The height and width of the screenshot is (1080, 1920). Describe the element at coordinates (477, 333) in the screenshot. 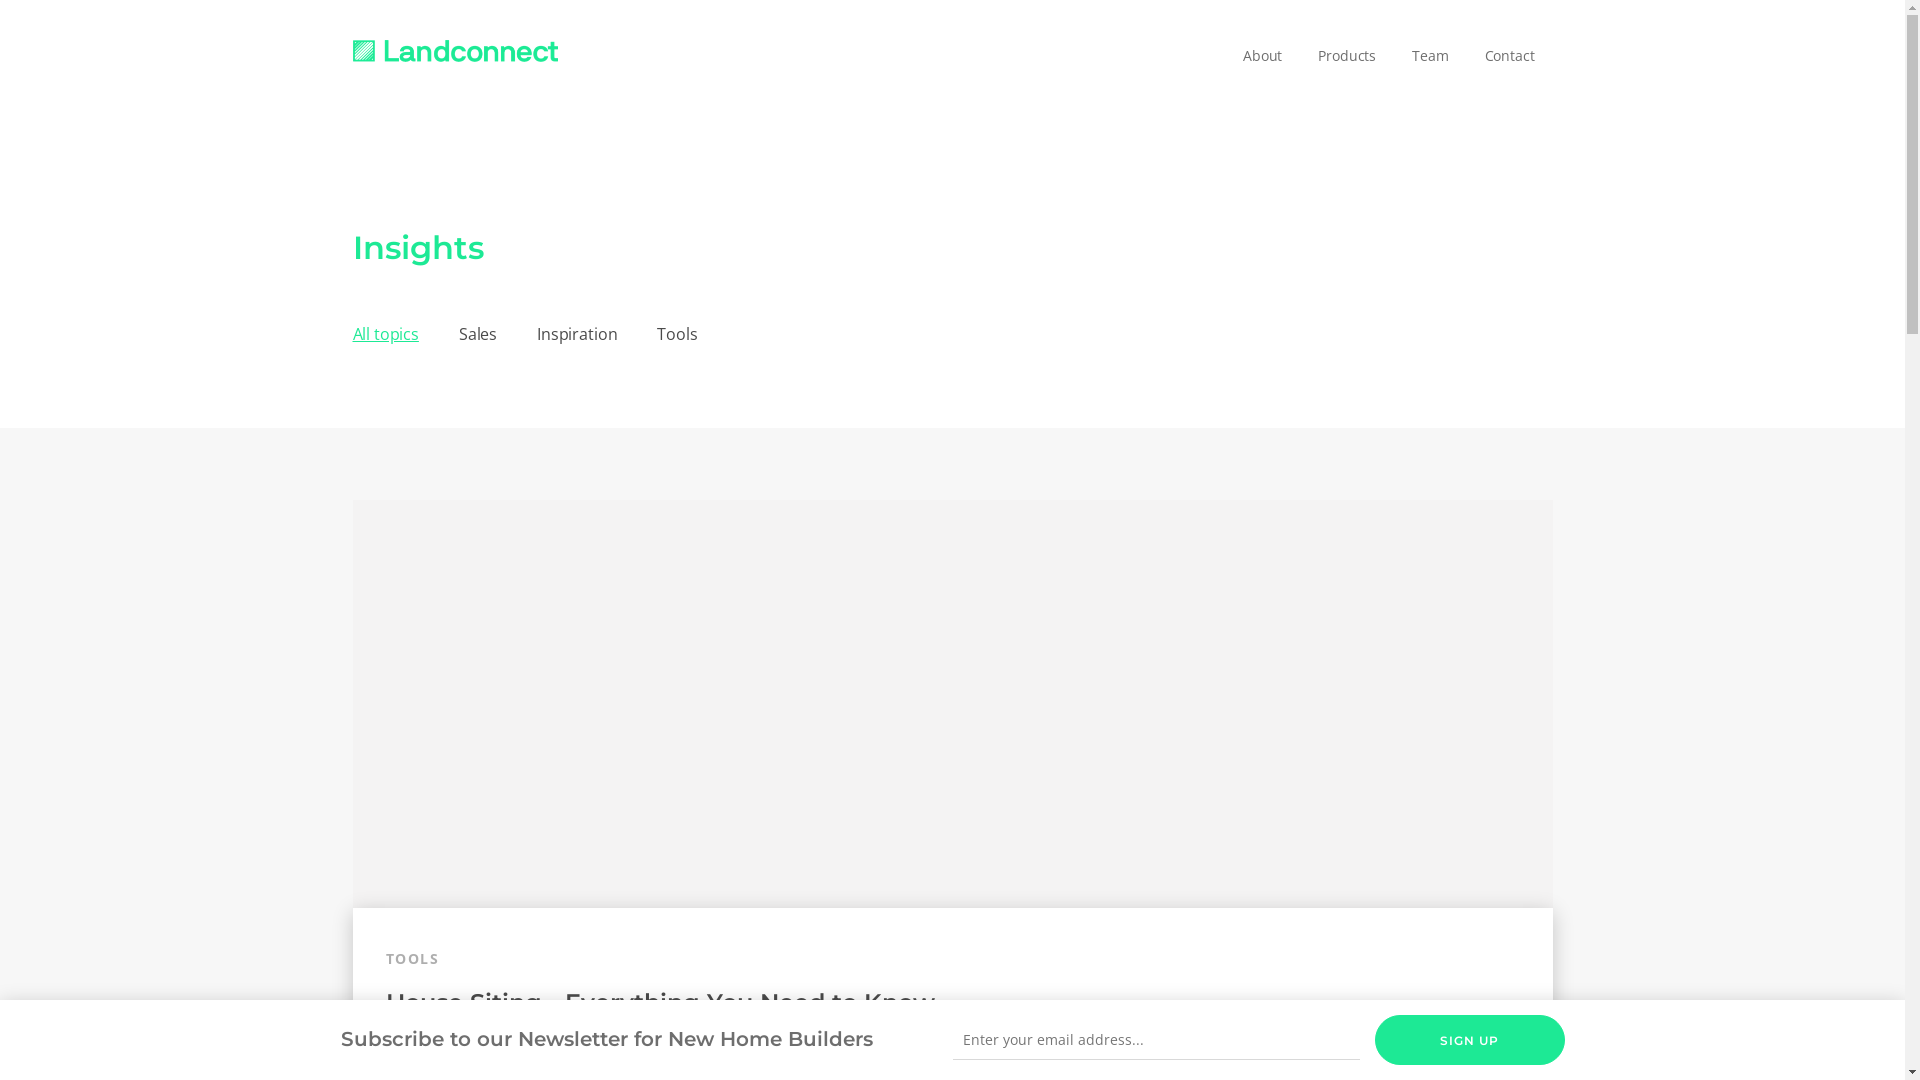

I see `'Sales'` at that location.